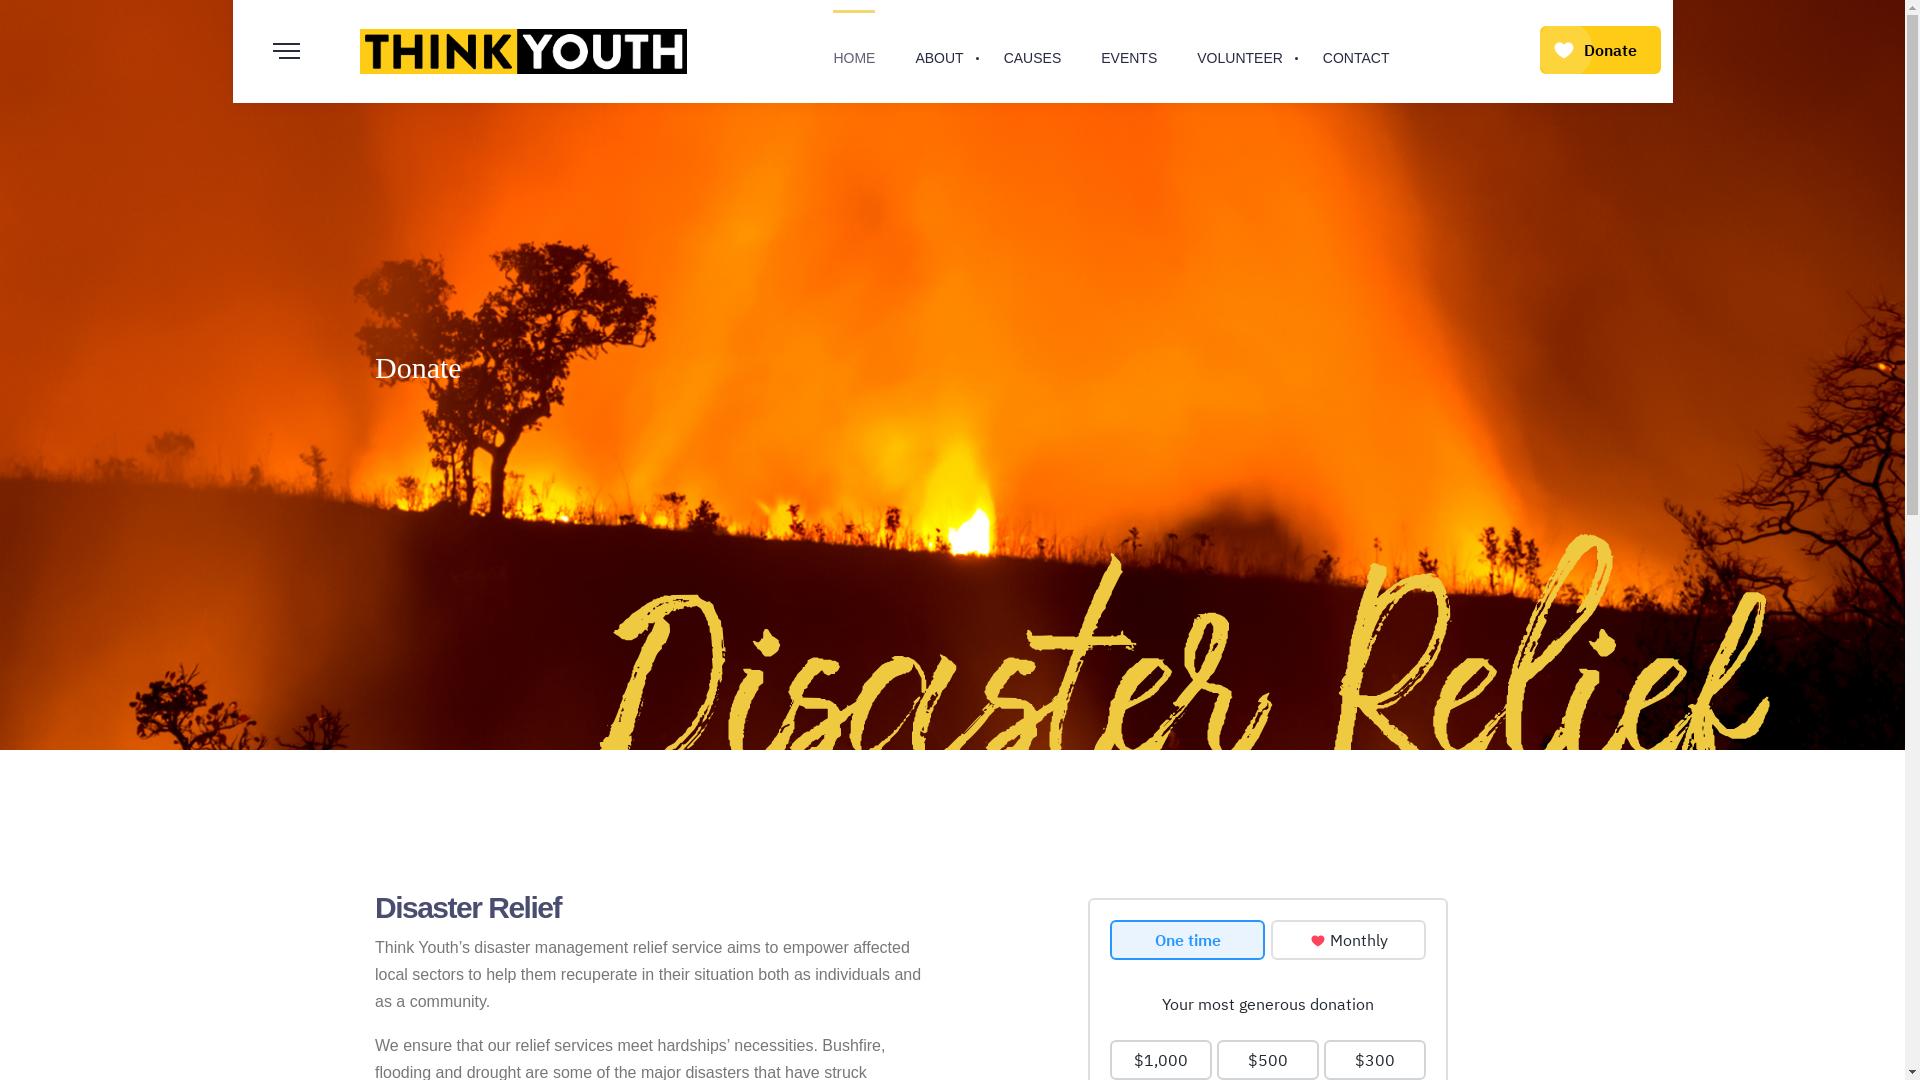 The image size is (1920, 1080). Describe the element at coordinates (1128, 50) in the screenshot. I see `'EVENTS'` at that location.